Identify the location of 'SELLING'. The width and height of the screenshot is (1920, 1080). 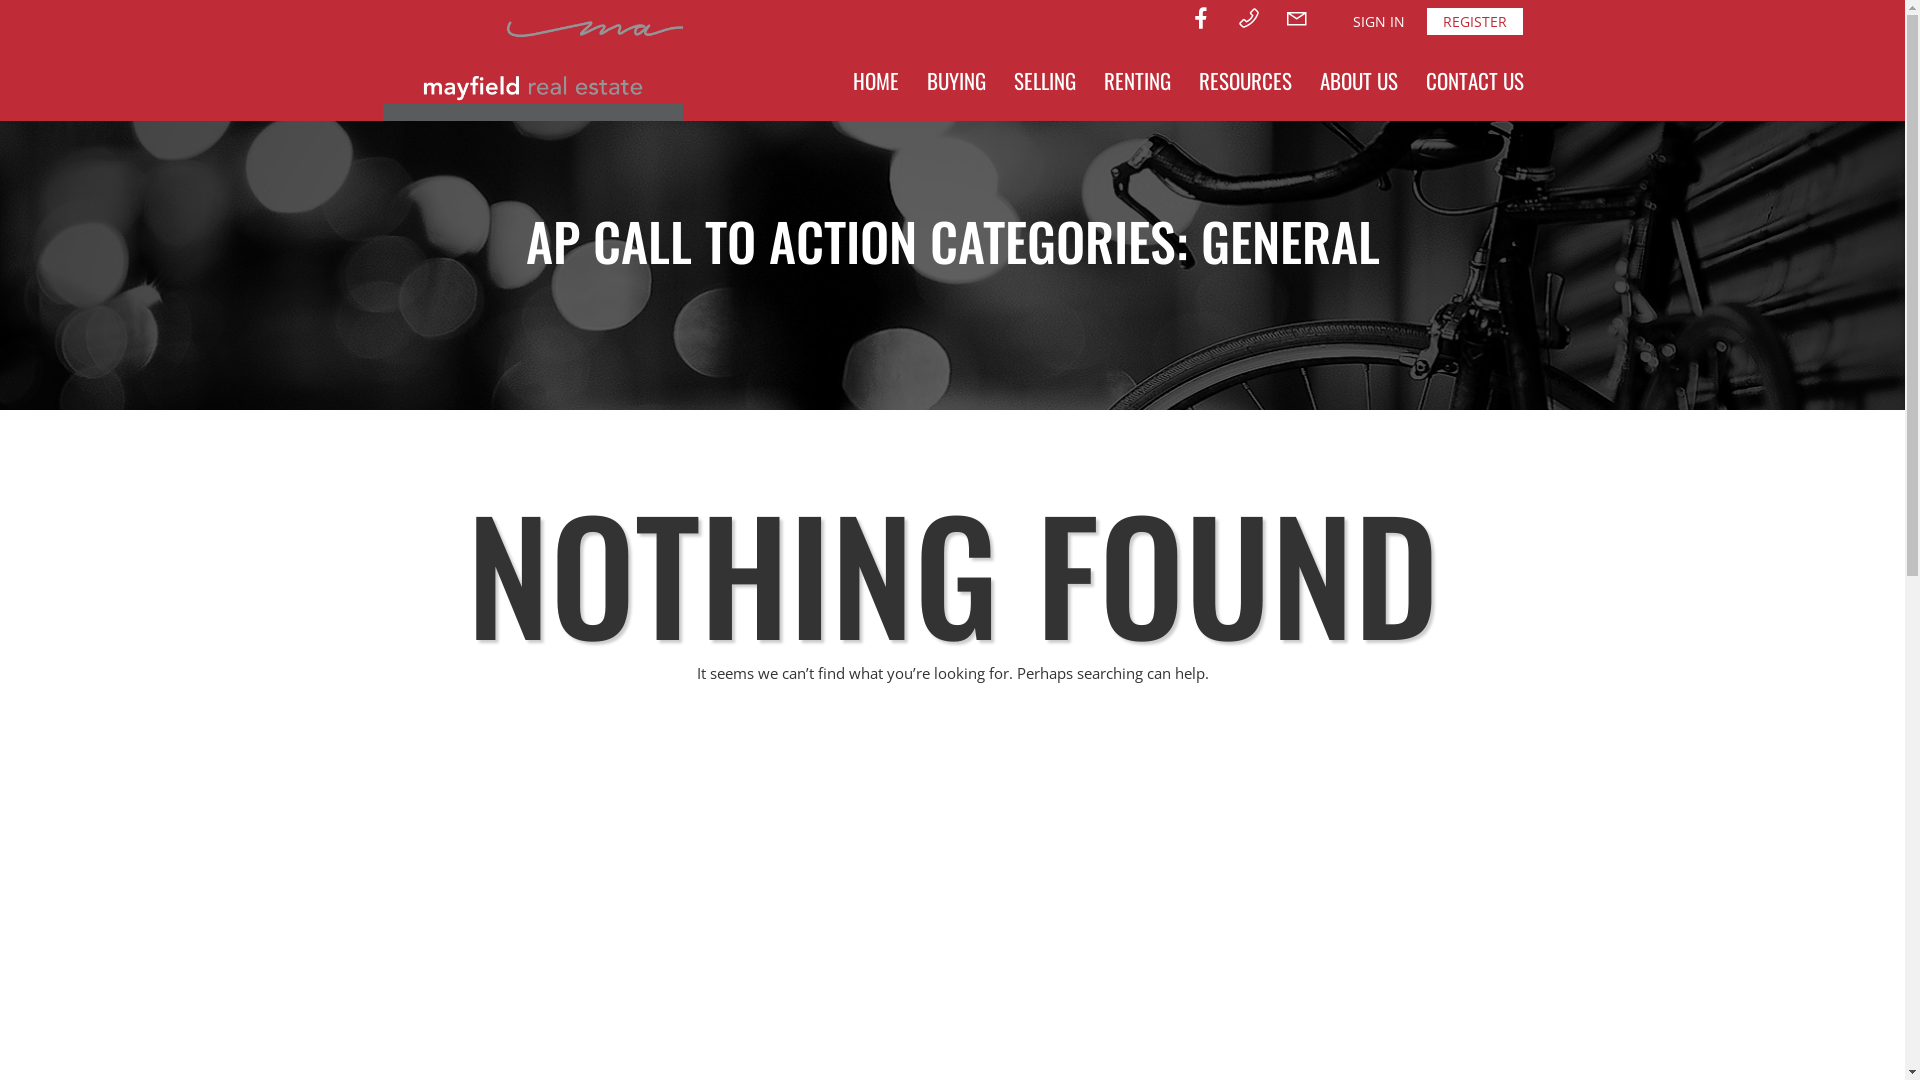
(1044, 80).